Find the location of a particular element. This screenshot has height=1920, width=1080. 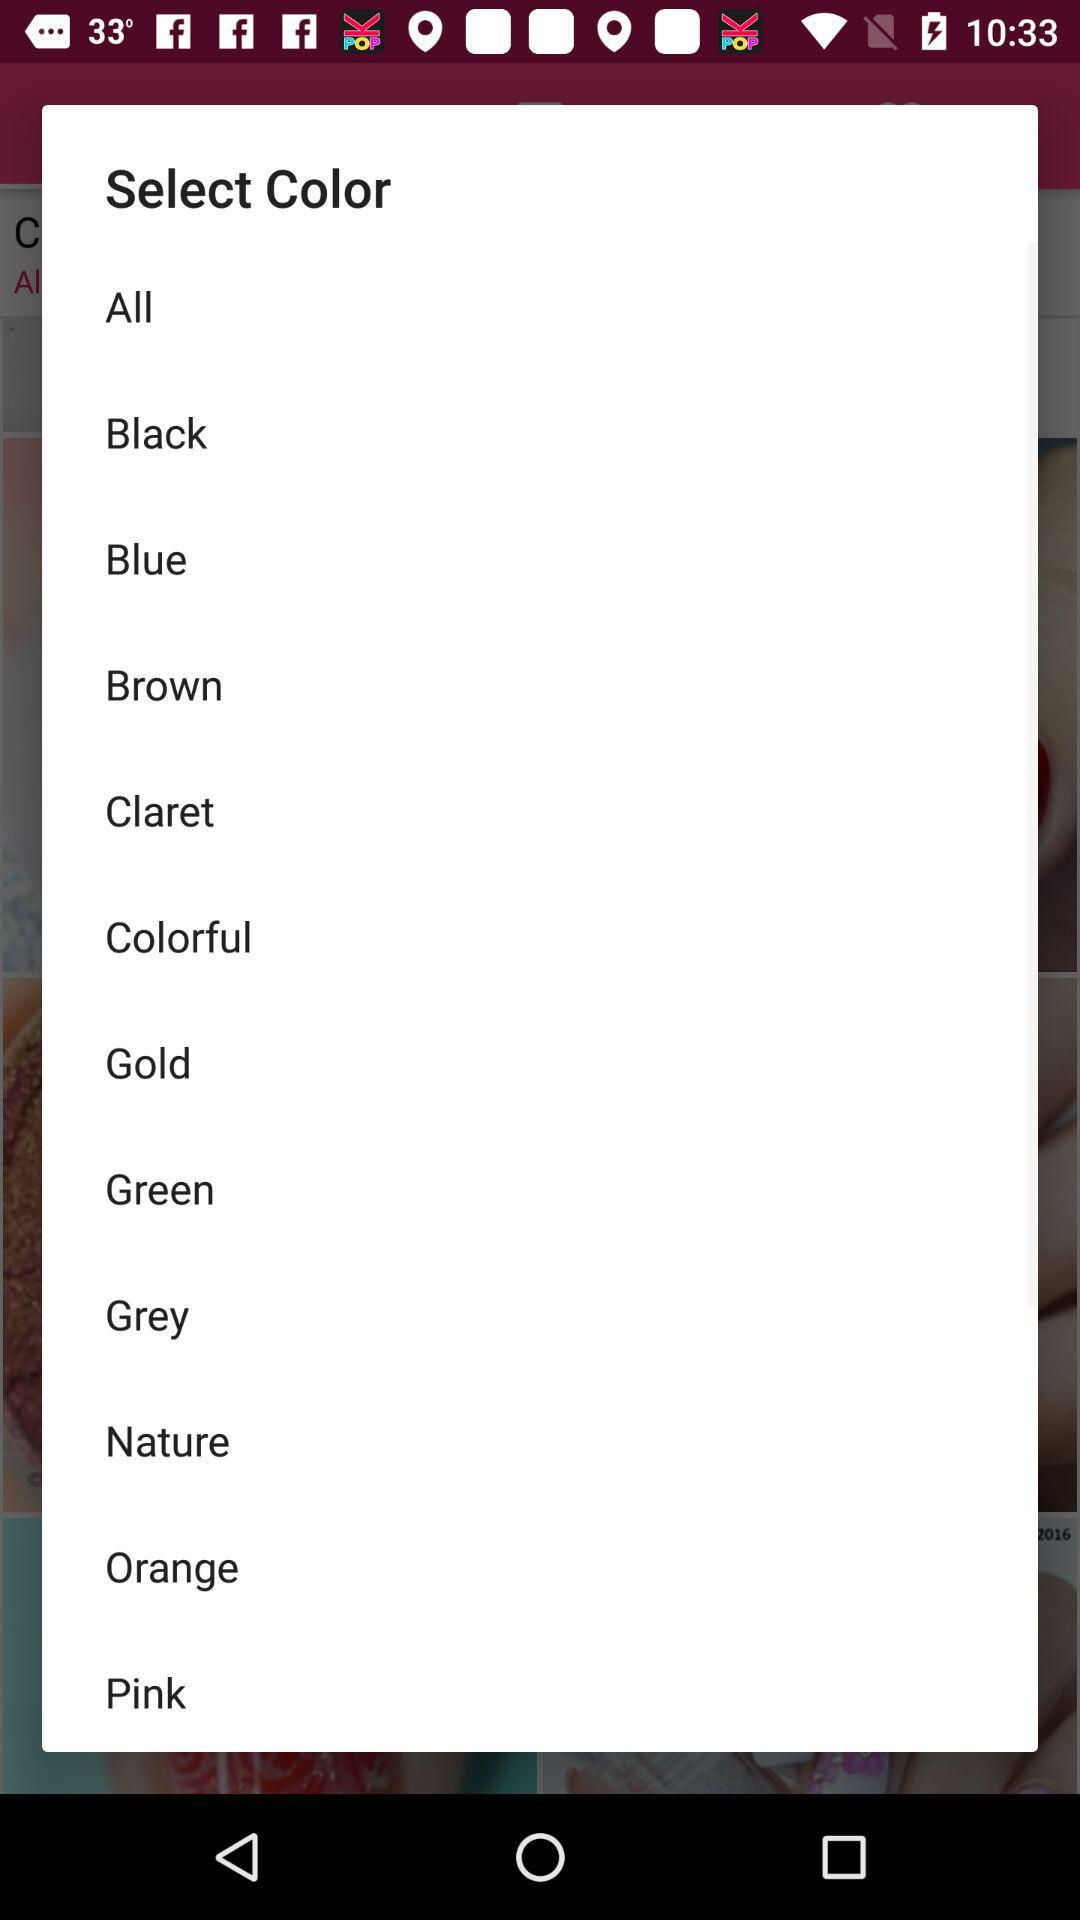

the item below nature is located at coordinates (540, 1564).